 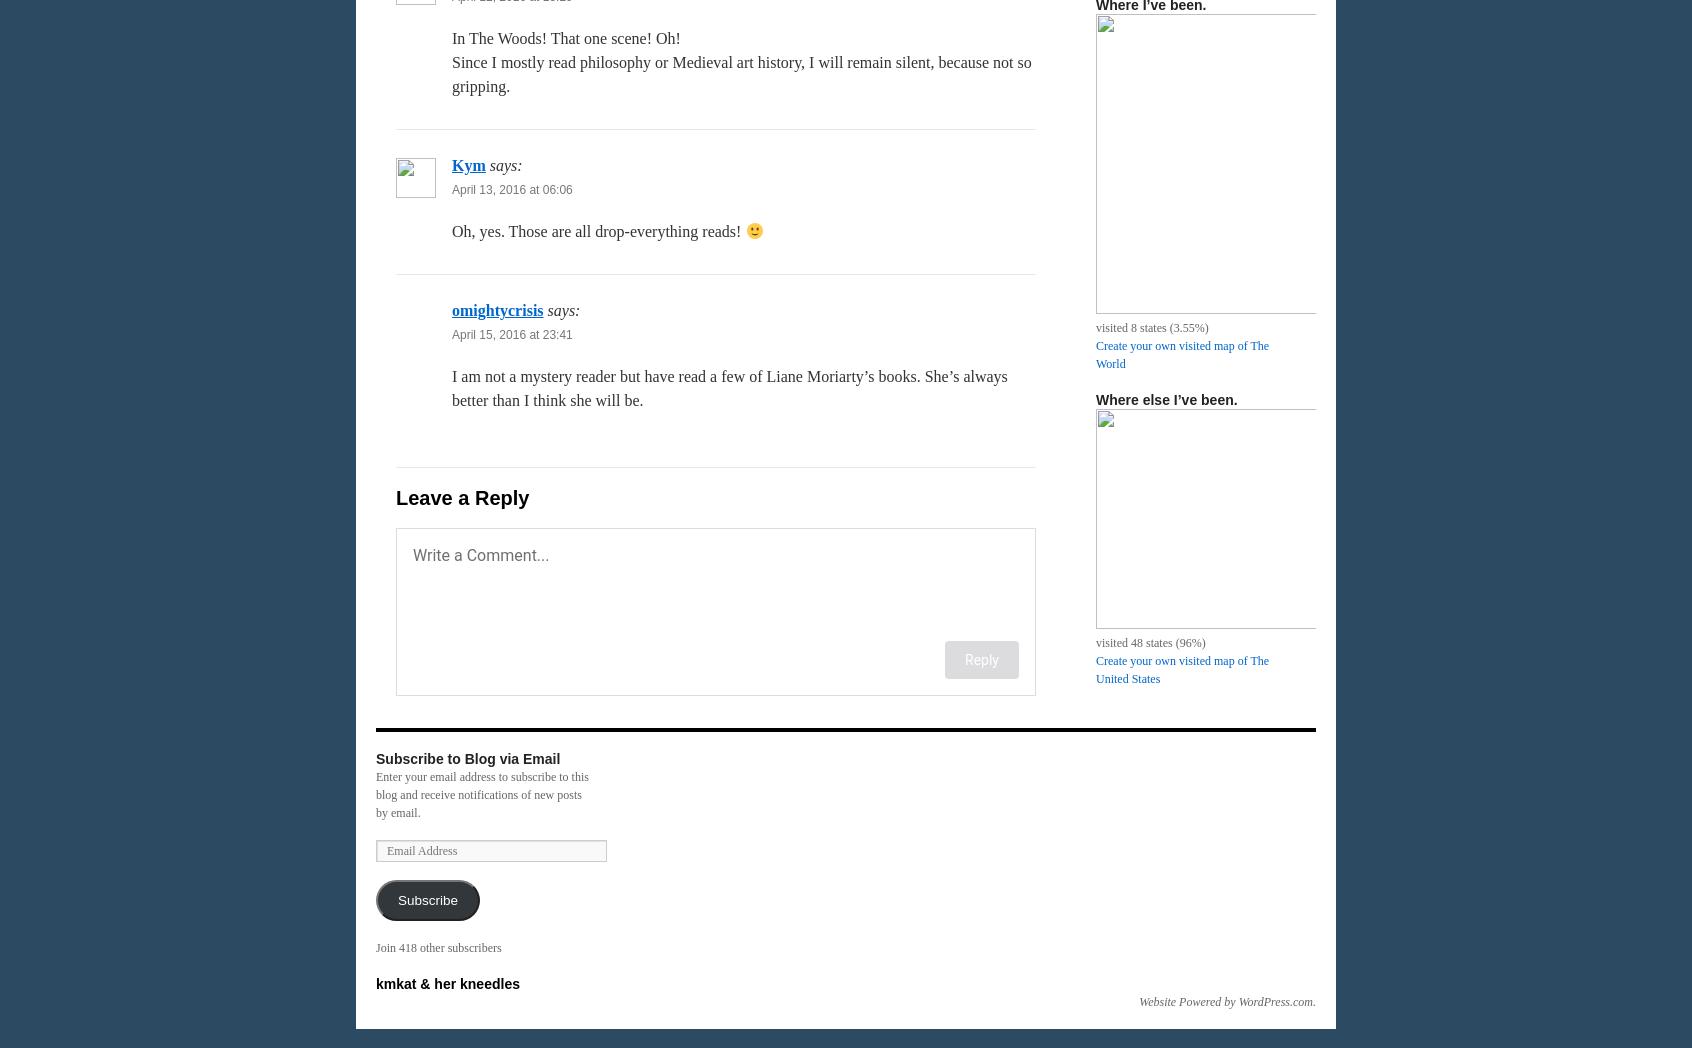 What do you see at coordinates (450, 335) in the screenshot?
I see `'April 15, 2016 at 23:41'` at bounding box center [450, 335].